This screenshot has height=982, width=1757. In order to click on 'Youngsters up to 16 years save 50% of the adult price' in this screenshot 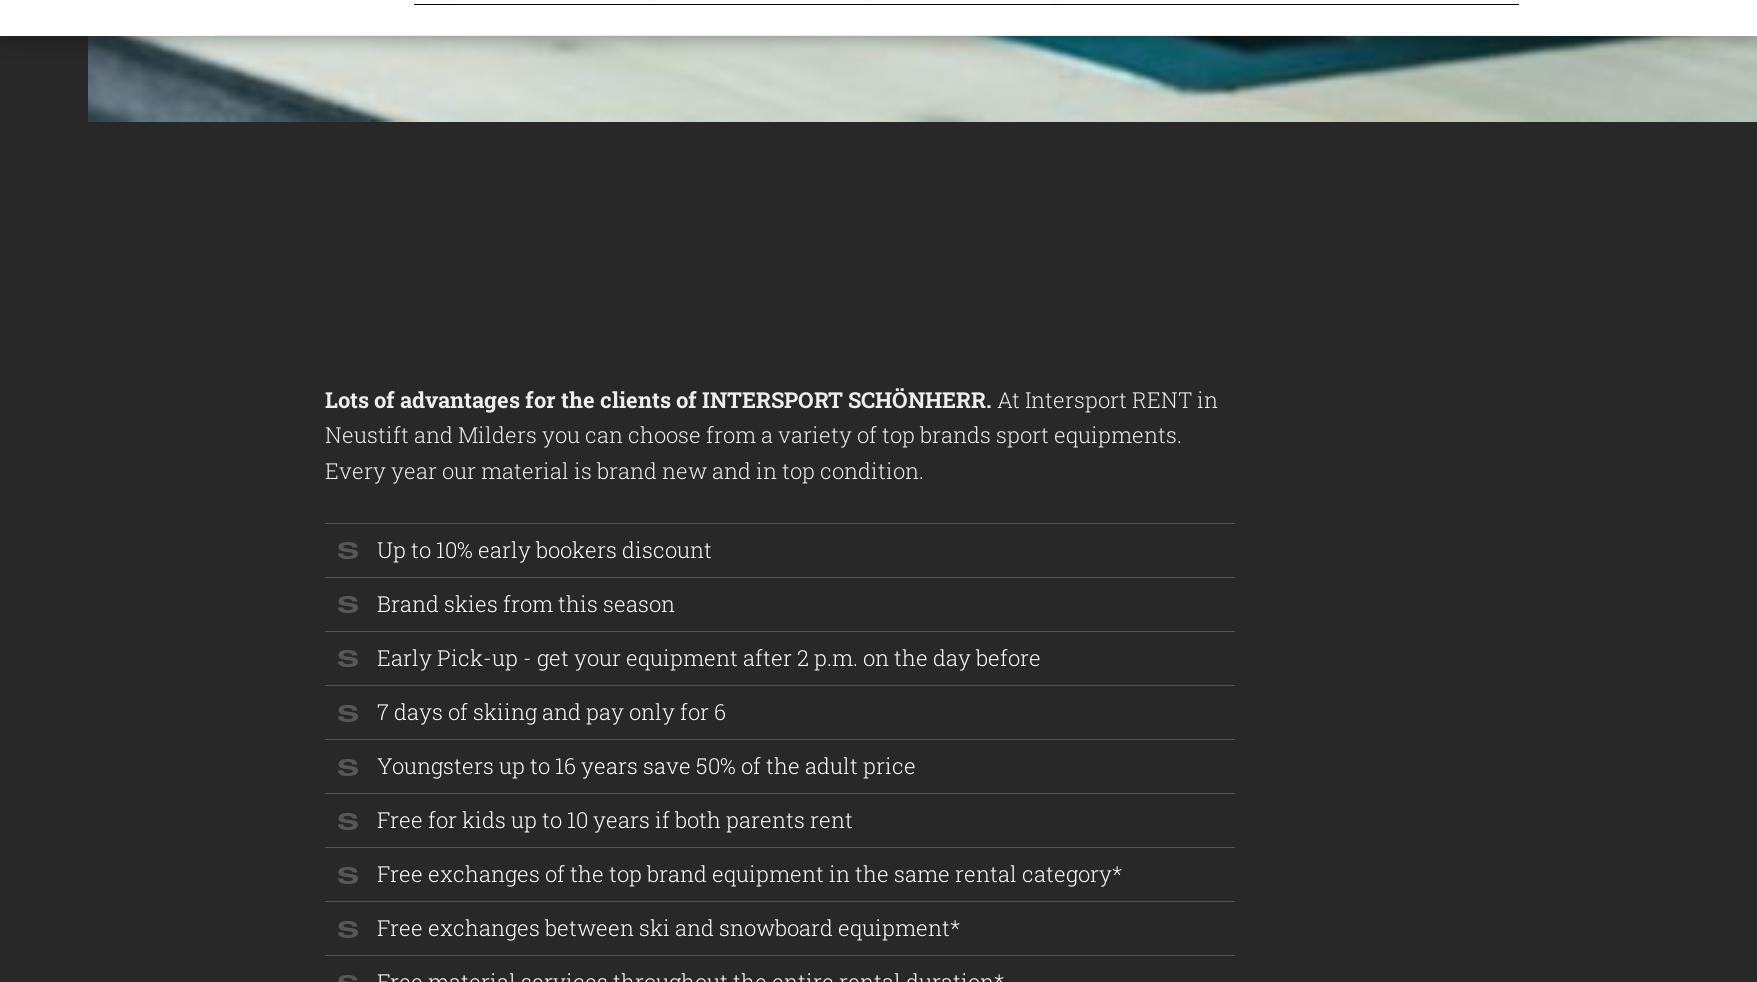, I will do `click(645, 765)`.